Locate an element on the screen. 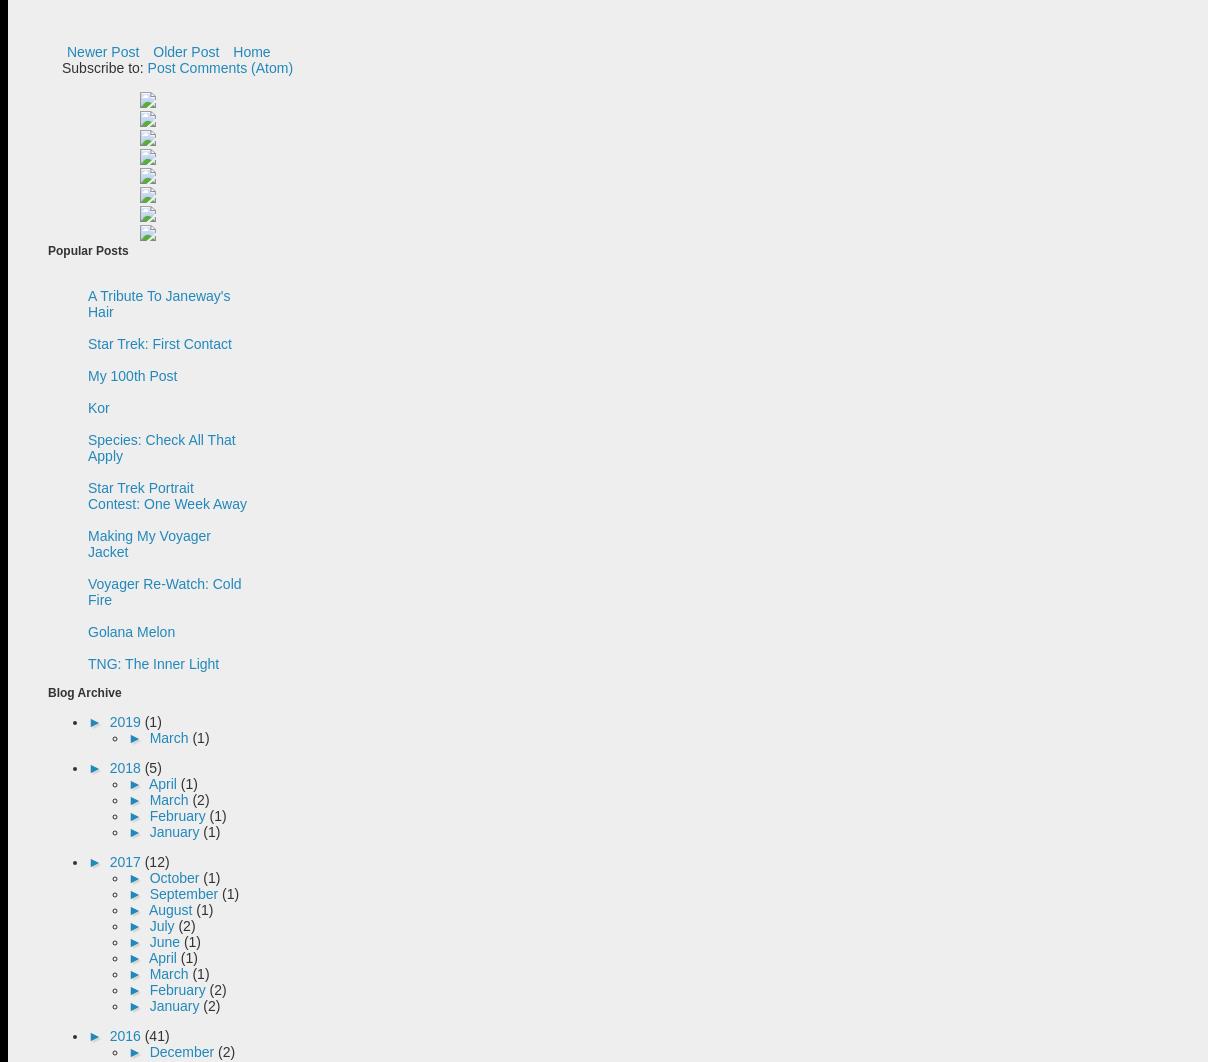 The width and height of the screenshot is (1208, 1062). 'Home' is located at coordinates (251, 52).